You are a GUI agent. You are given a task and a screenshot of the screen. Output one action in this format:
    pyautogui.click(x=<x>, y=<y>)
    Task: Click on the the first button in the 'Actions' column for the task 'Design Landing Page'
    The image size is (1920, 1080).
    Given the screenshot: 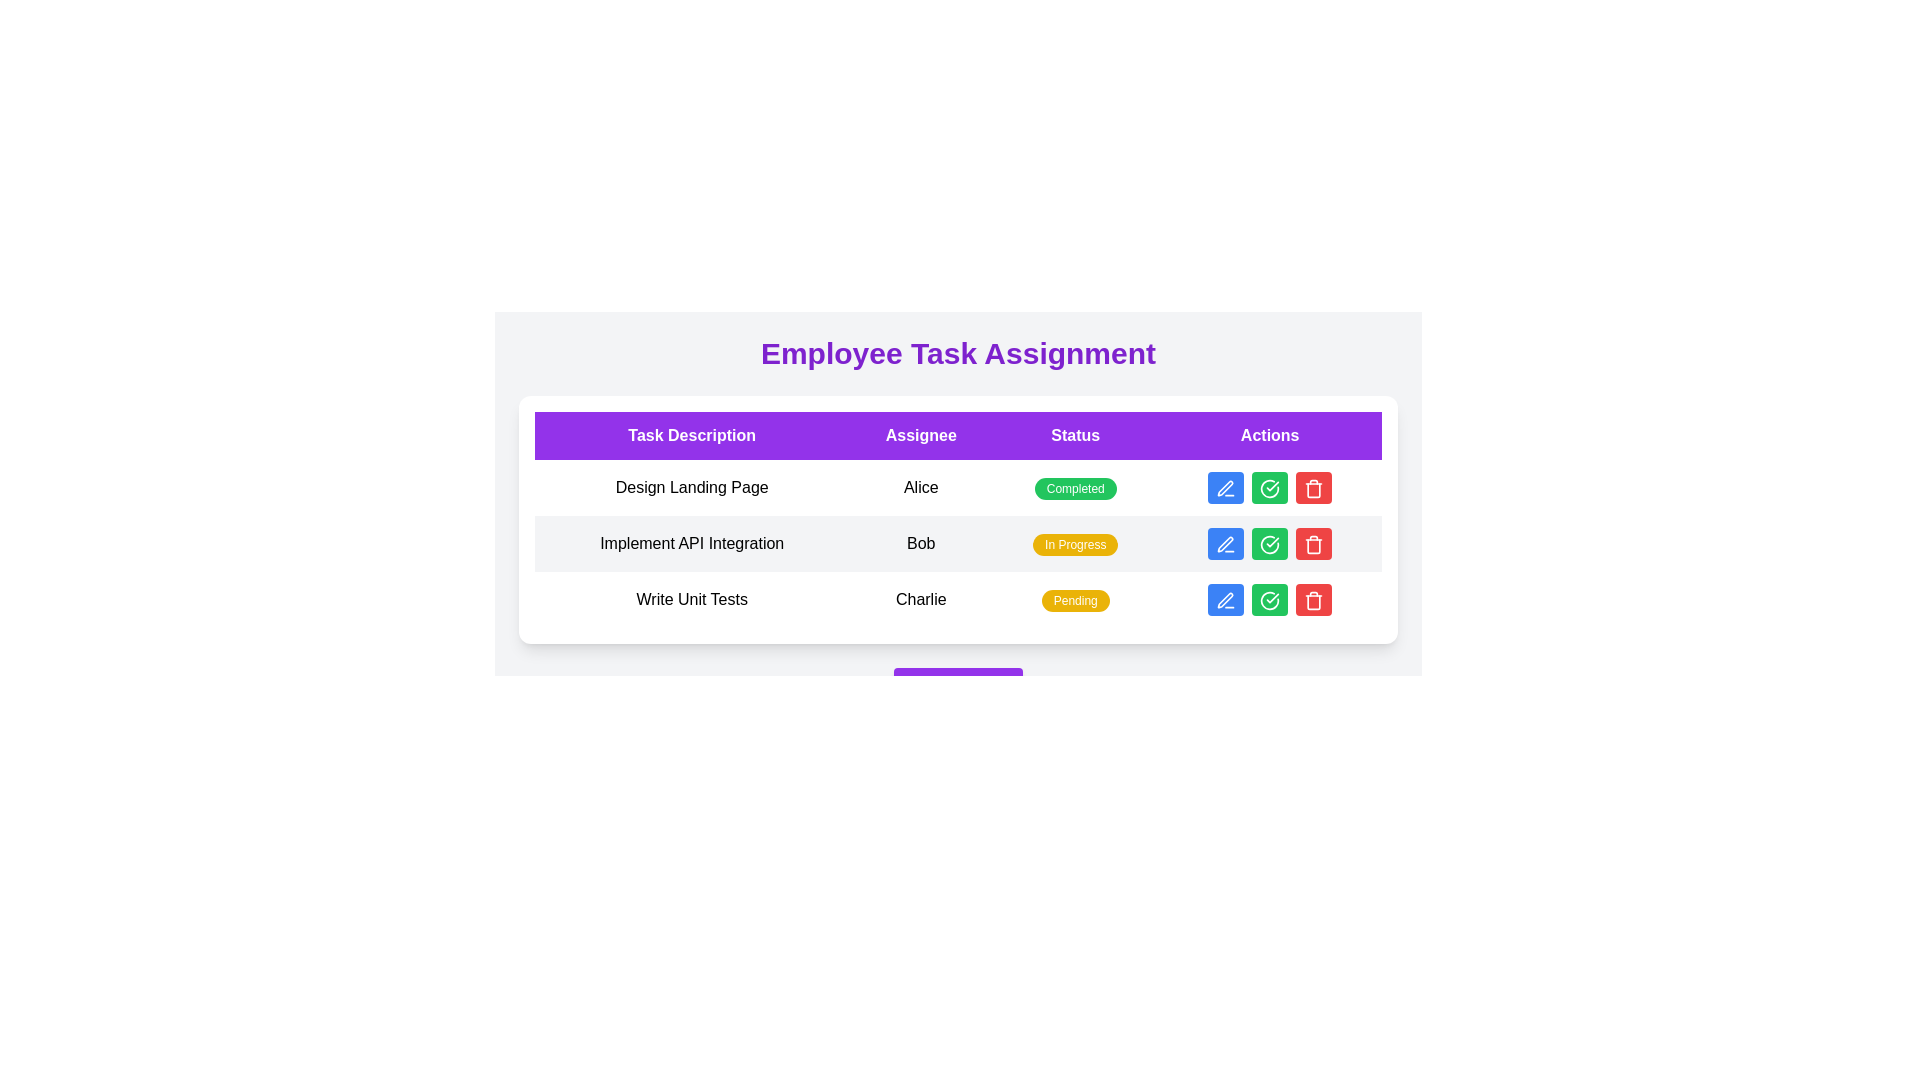 What is the action you would take?
    pyautogui.click(x=1225, y=488)
    